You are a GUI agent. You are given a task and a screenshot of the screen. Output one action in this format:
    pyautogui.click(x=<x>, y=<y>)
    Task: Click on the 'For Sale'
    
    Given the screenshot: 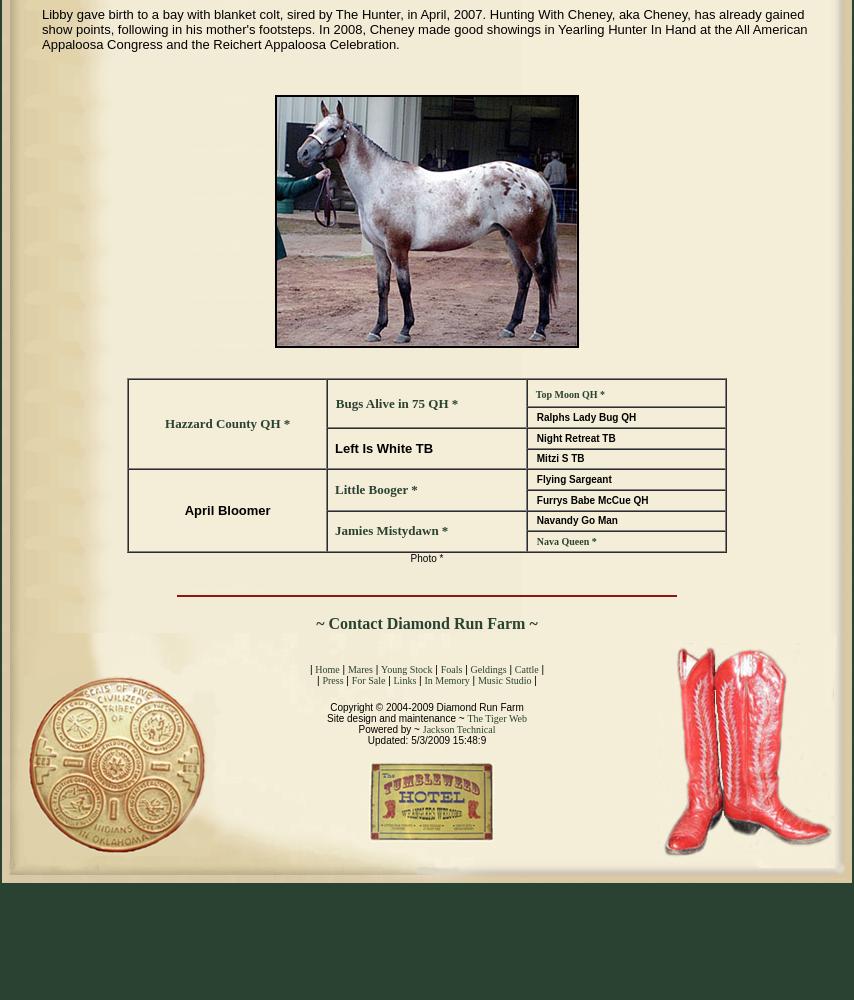 What is the action you would take?
    pyautogui.click(x=366, y=680)
    